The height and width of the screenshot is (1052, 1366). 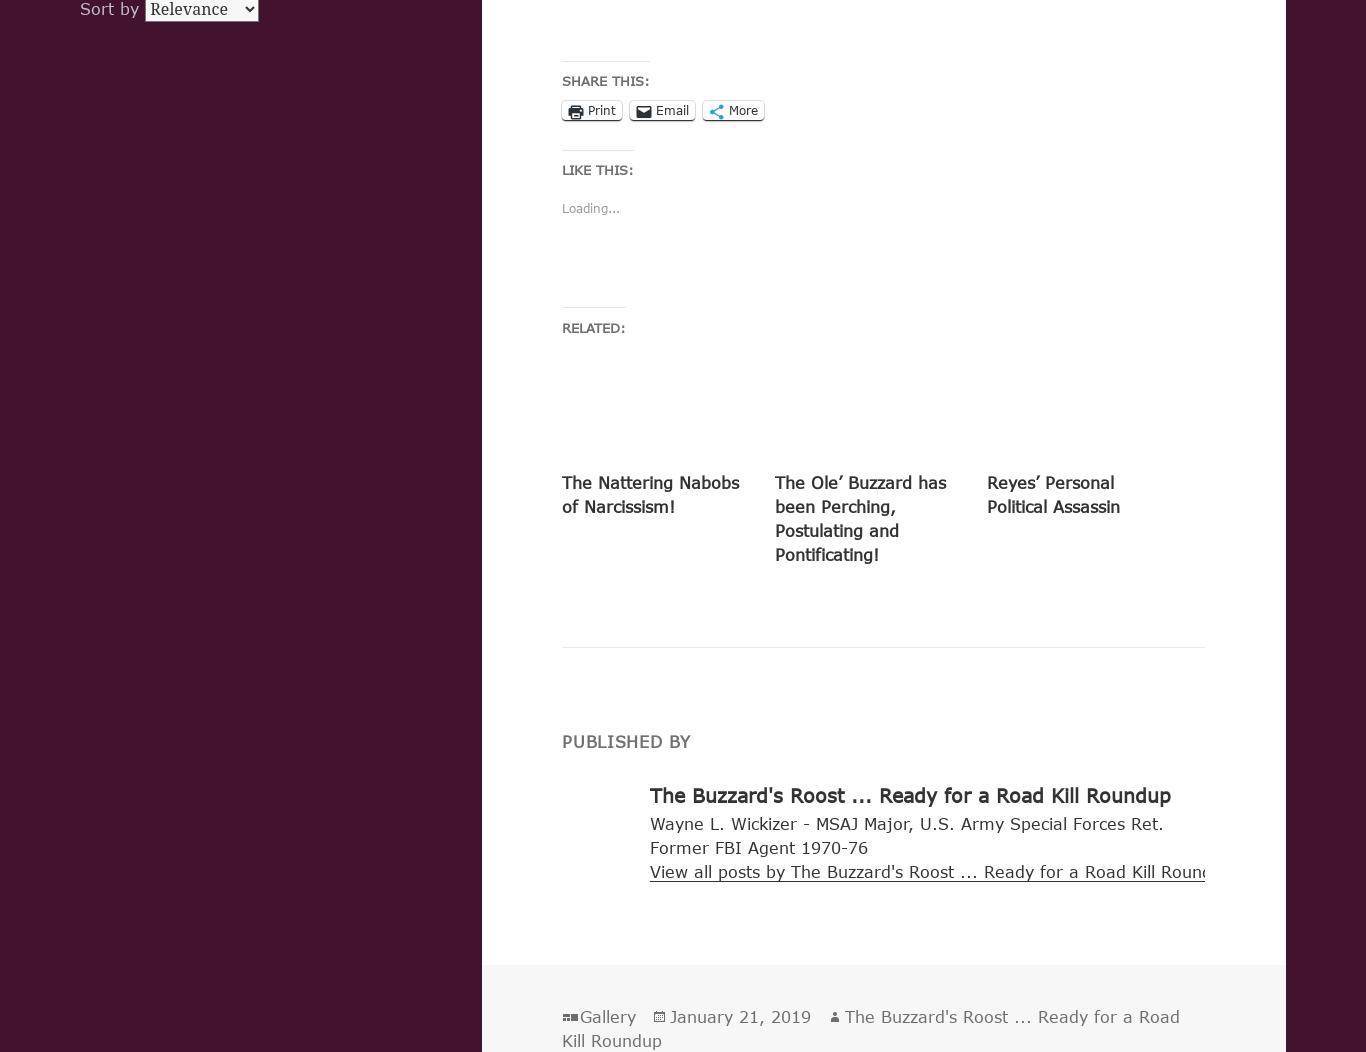 I want to click on 'Related', so click(x=590, y=327).